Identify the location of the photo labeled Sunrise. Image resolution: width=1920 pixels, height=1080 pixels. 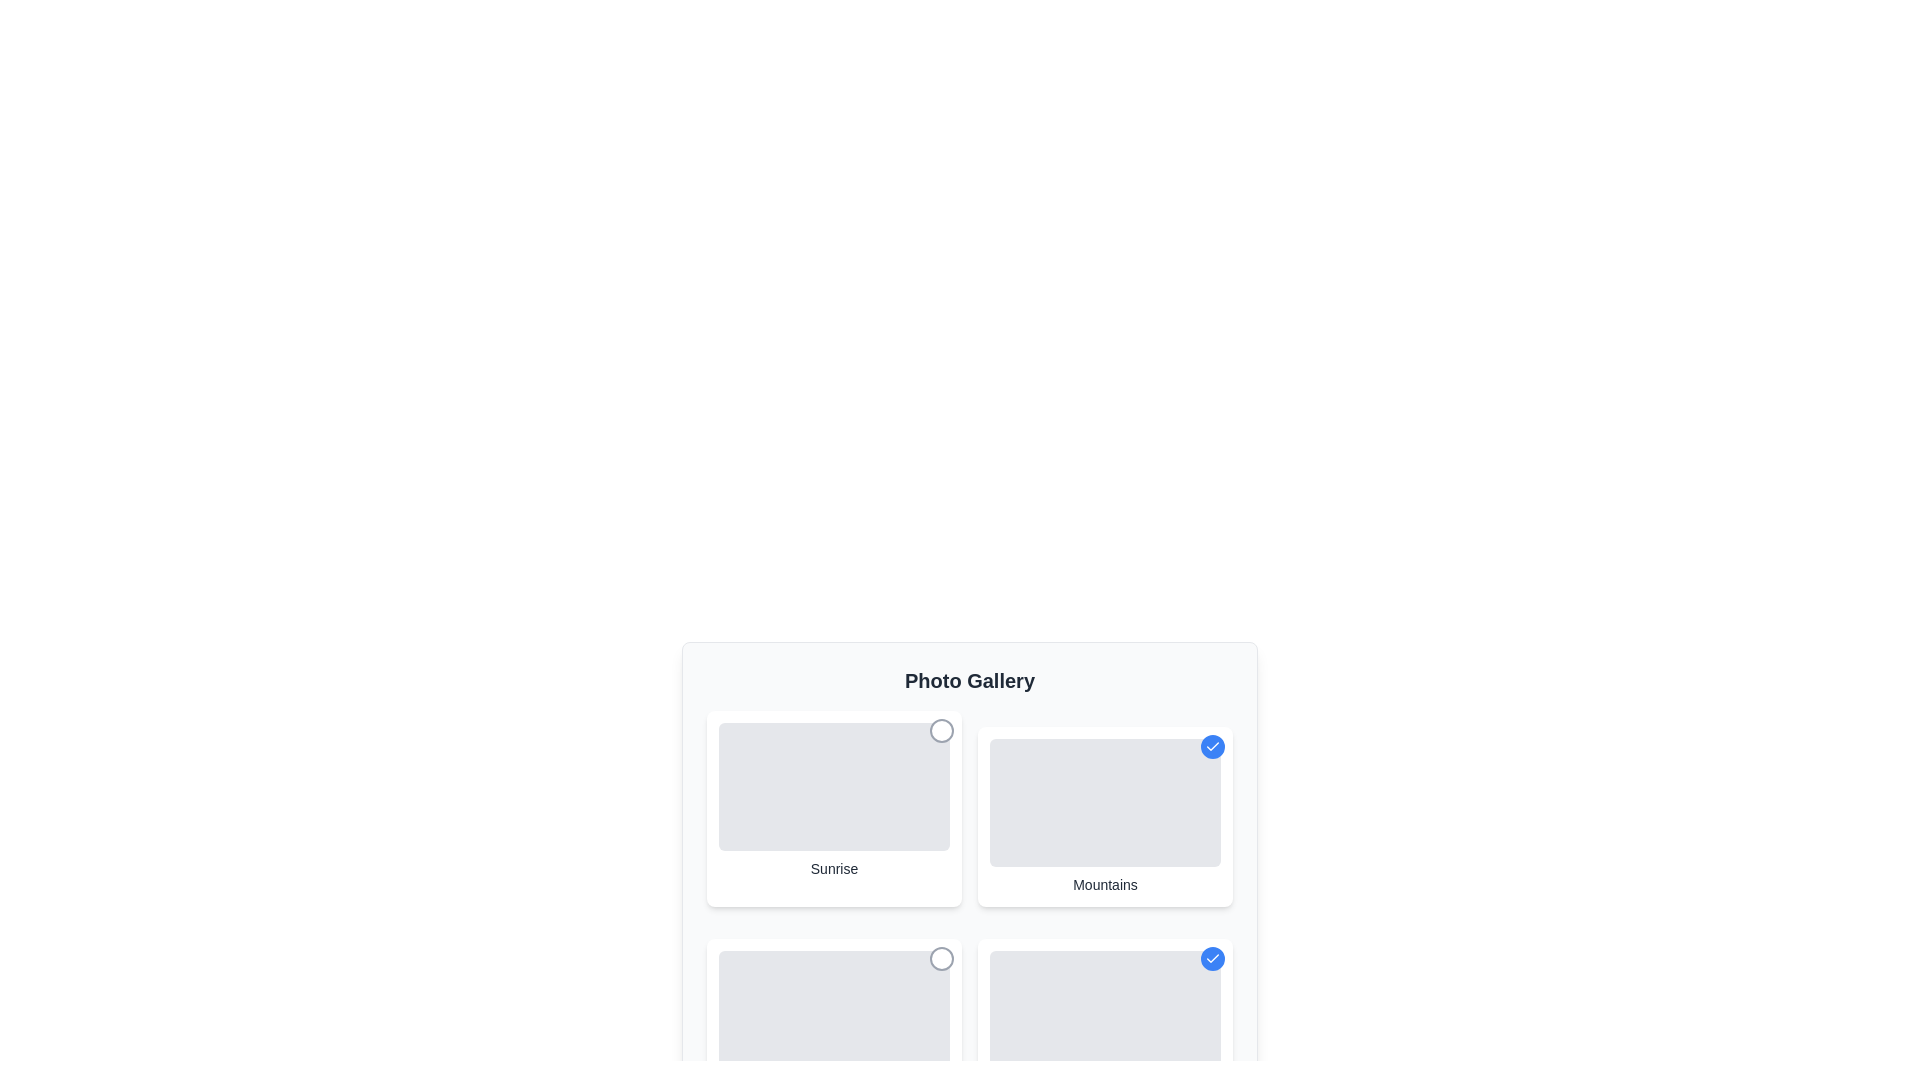
(940, 731).